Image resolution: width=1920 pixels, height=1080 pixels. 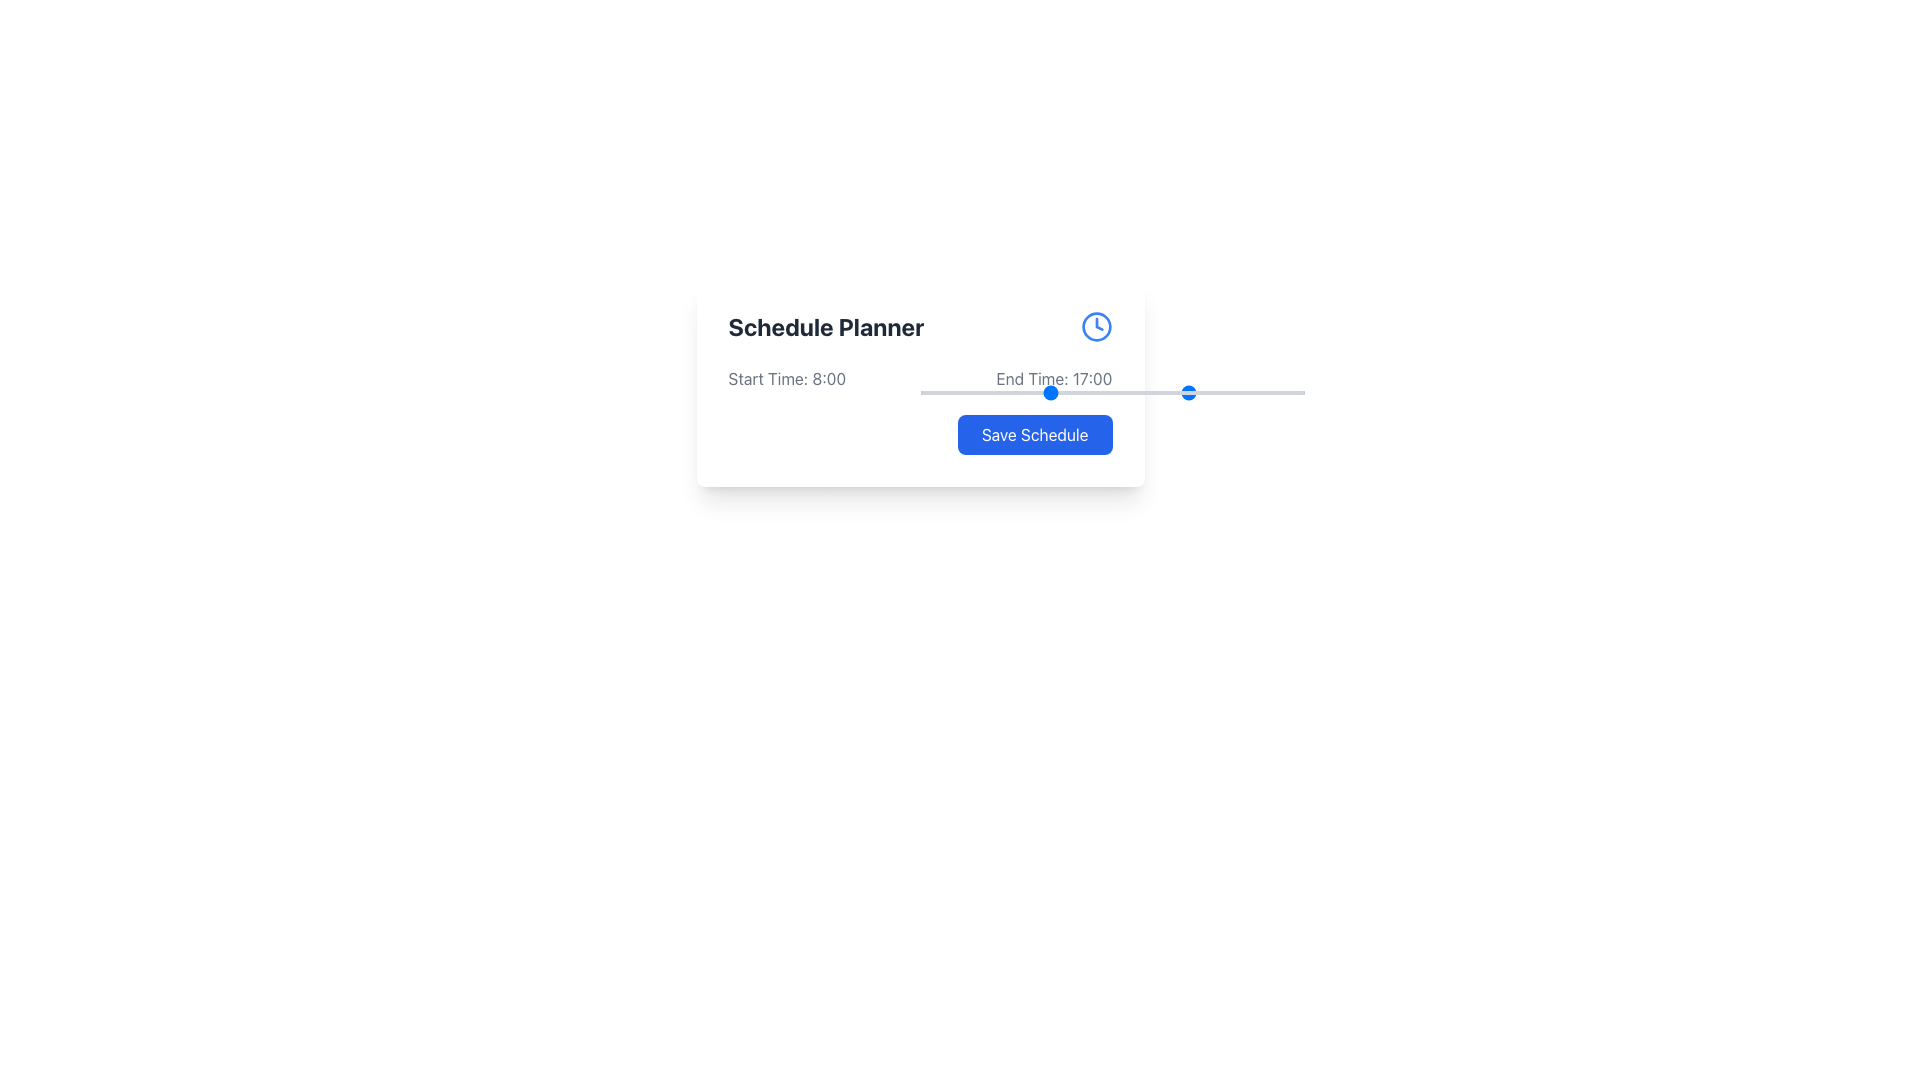 What do you see at coordinates (919, 393) in the screenshot?
I see `the end time` at bounding box center [919, 393].